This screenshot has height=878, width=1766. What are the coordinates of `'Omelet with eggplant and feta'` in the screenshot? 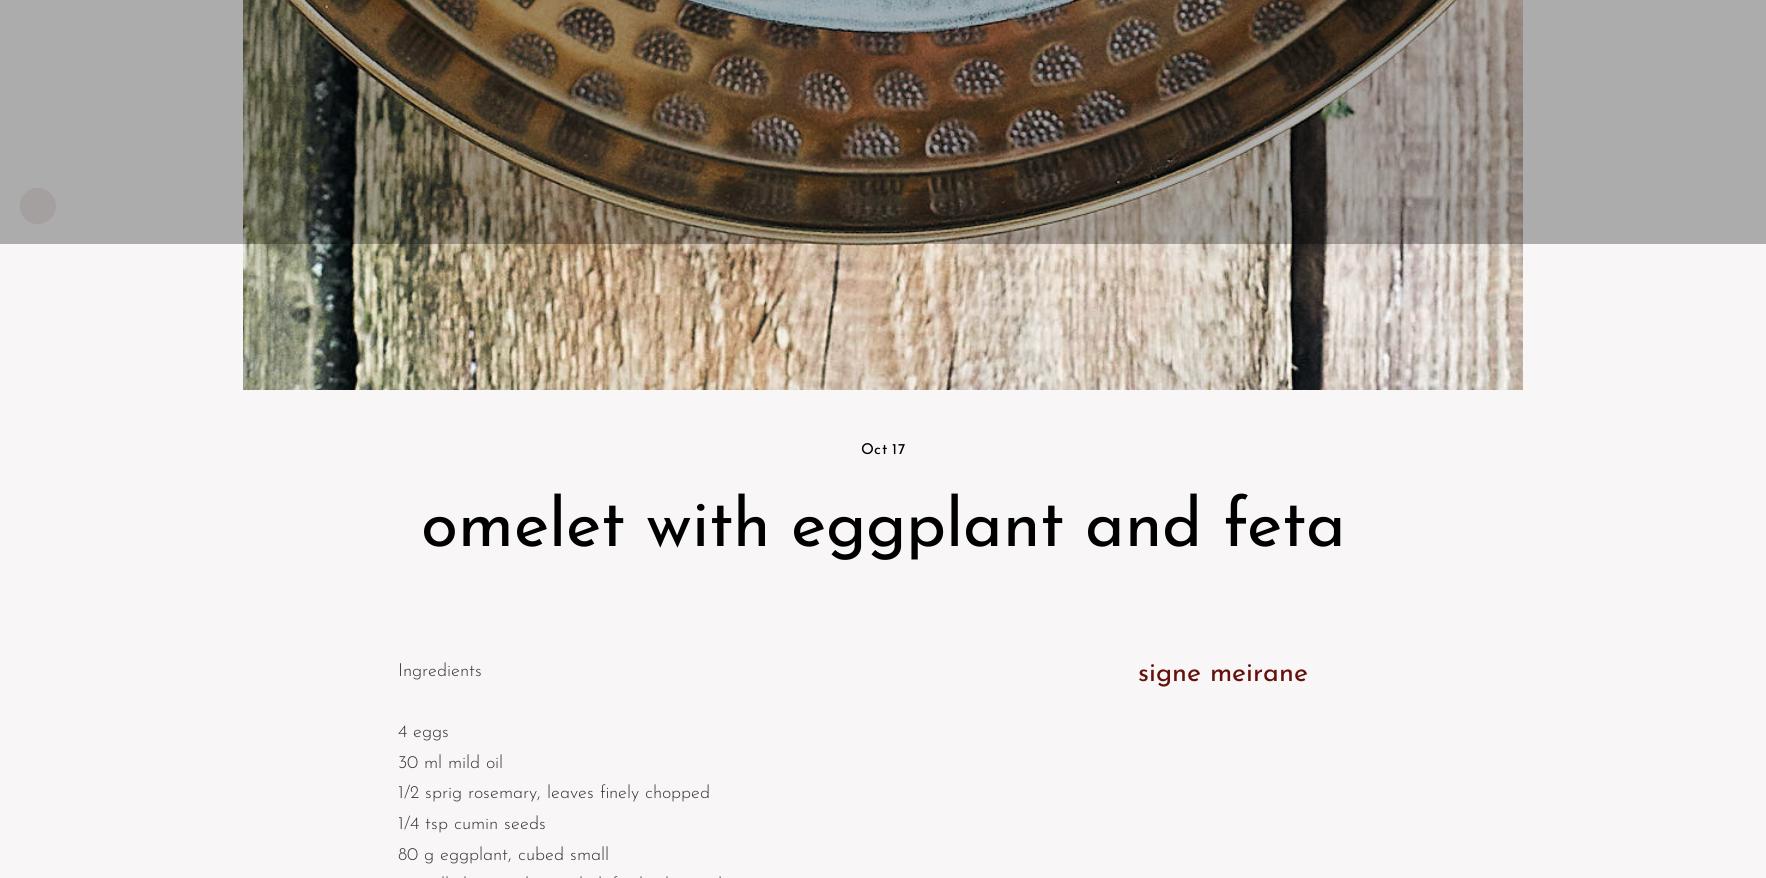 It's located at (882, 527).